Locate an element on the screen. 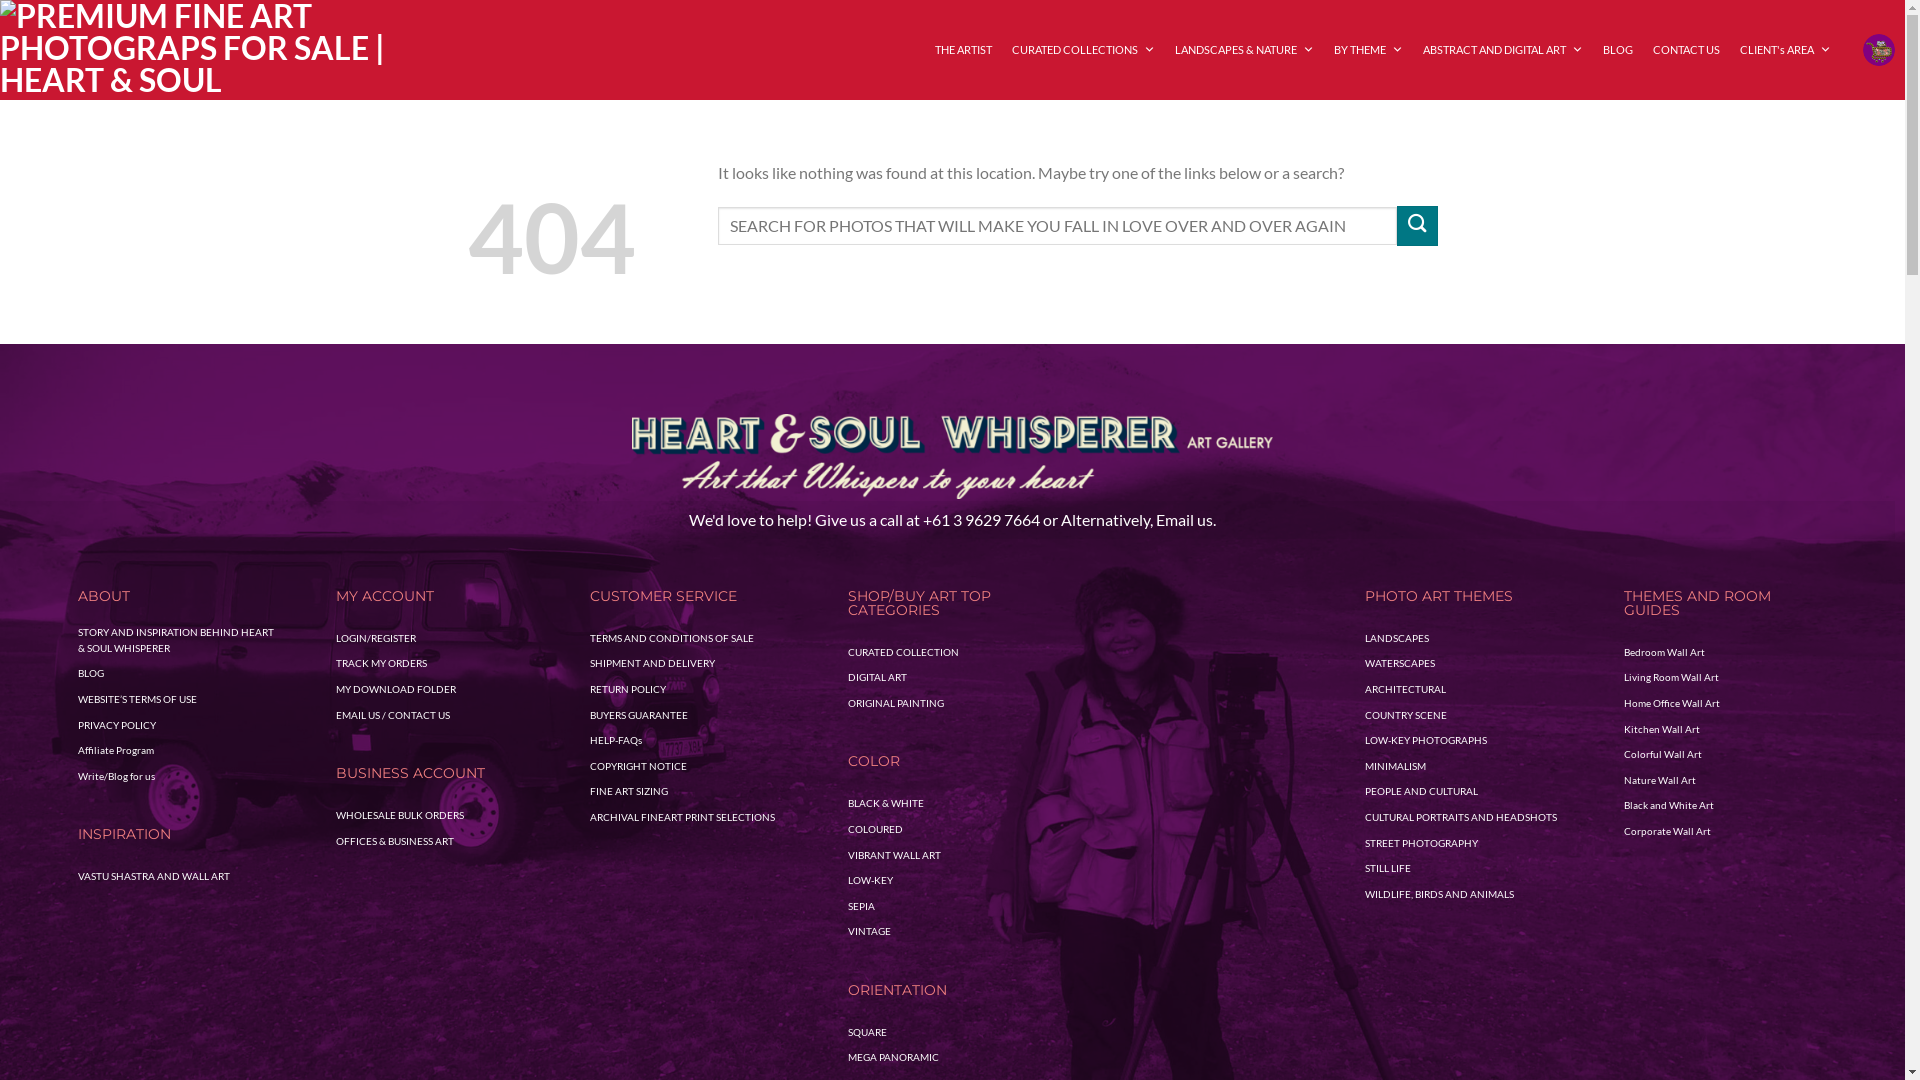 The image size is (1920, 1080). 'TERMS AND CONDITIONS OF SALE' is located at coordinates (672, 637).